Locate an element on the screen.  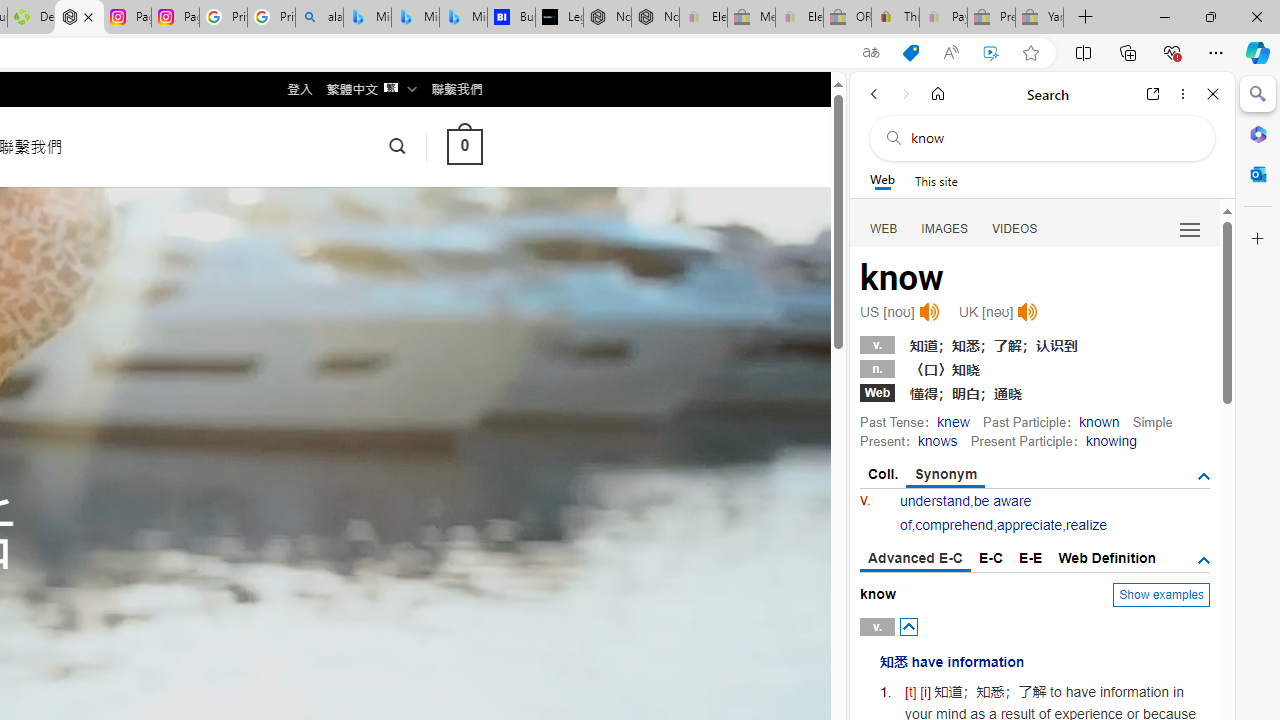
'known' is located at coordinates (1098, 420).